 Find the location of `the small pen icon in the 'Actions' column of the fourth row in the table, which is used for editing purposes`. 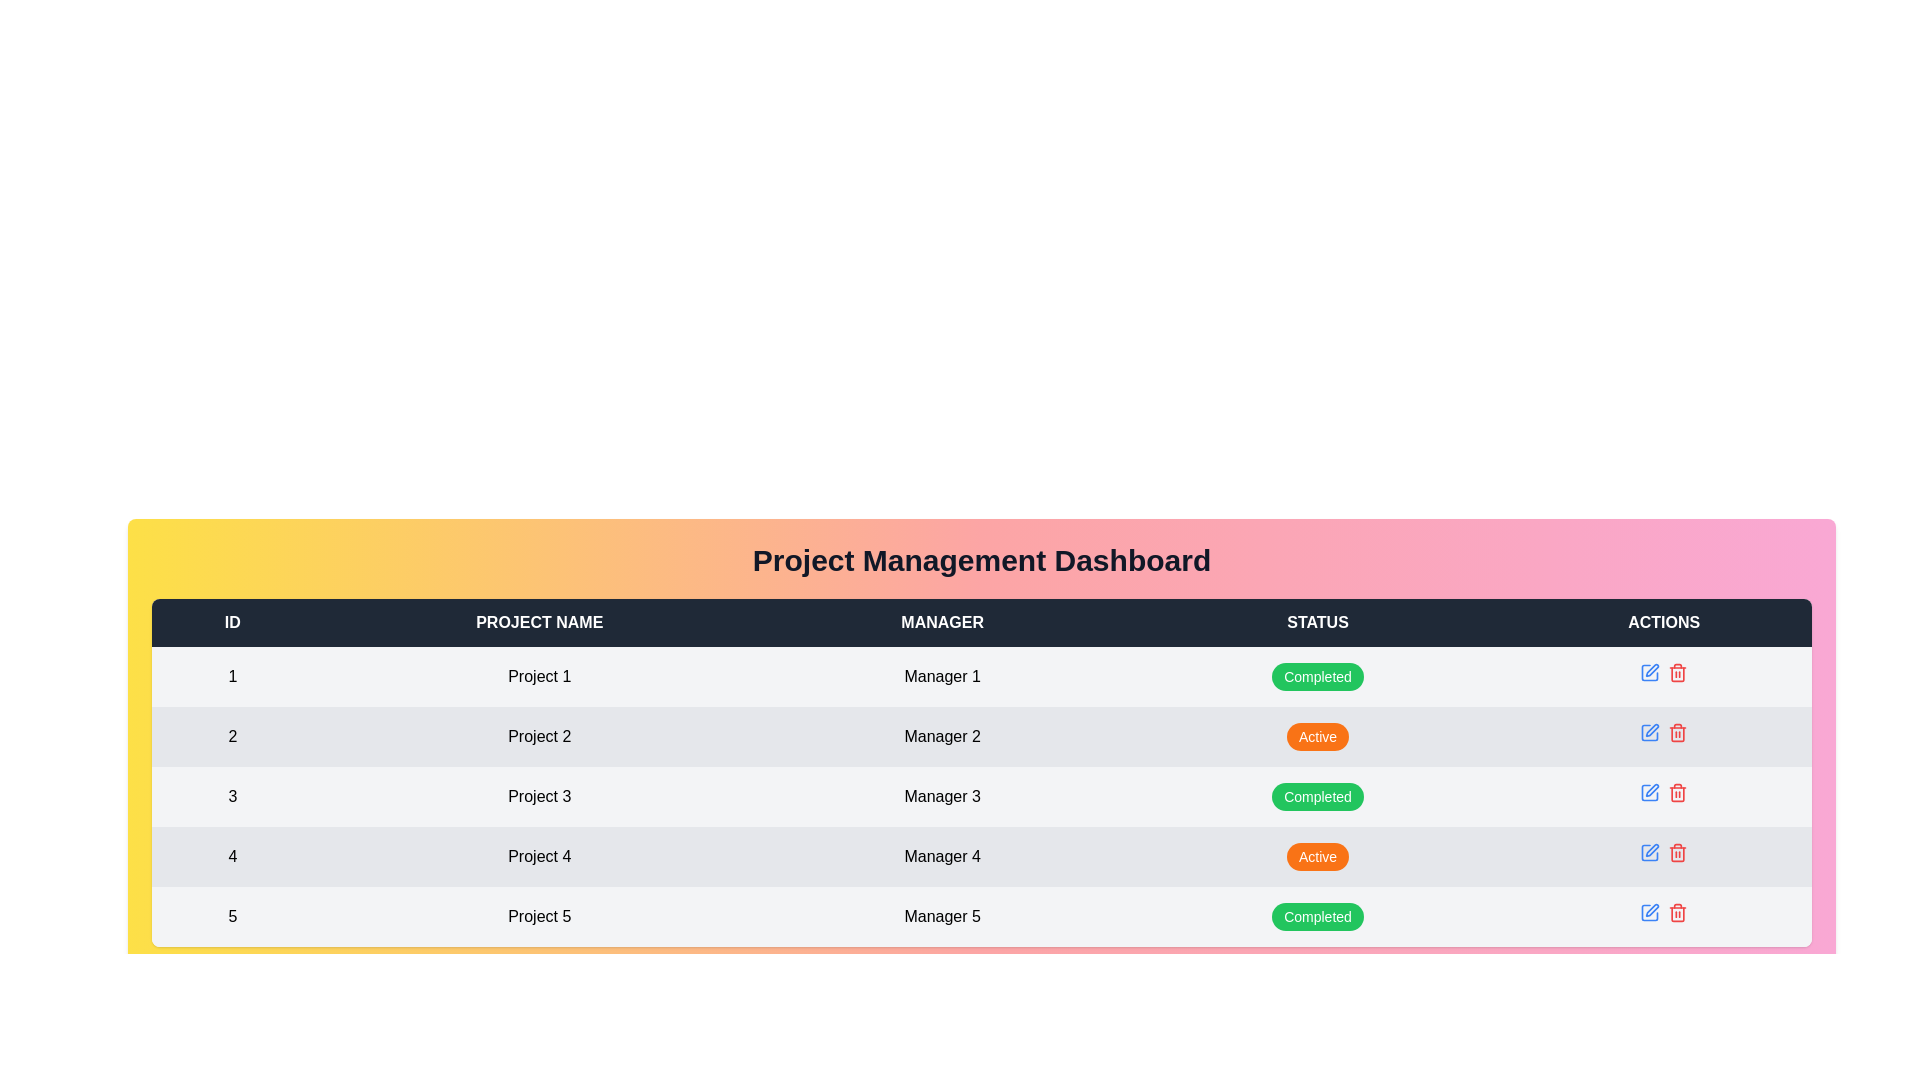

the small pen icon in the 'Actions' column of the fourth row in the table, which is used for editing purposes is located at coordinates (1652, 789).